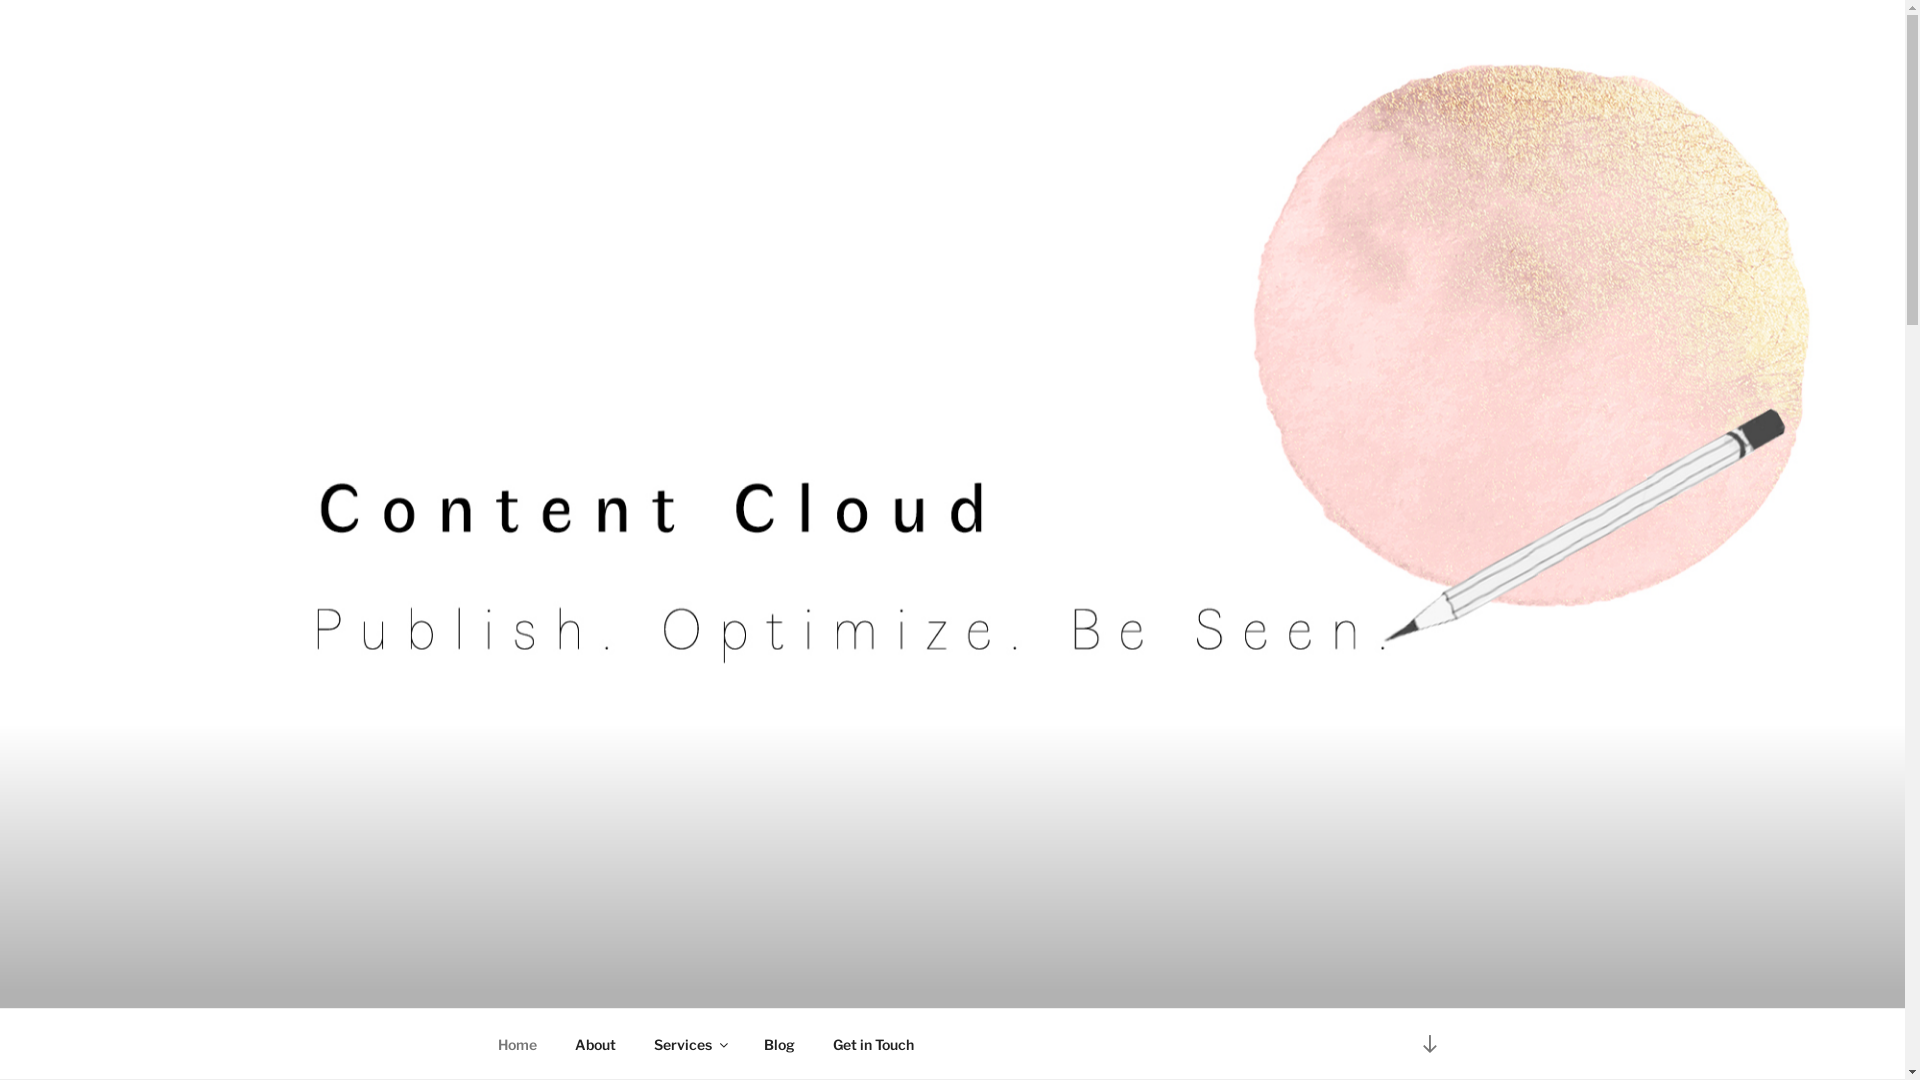  I want to click on 'Get in Touch', so click(873, 1043).